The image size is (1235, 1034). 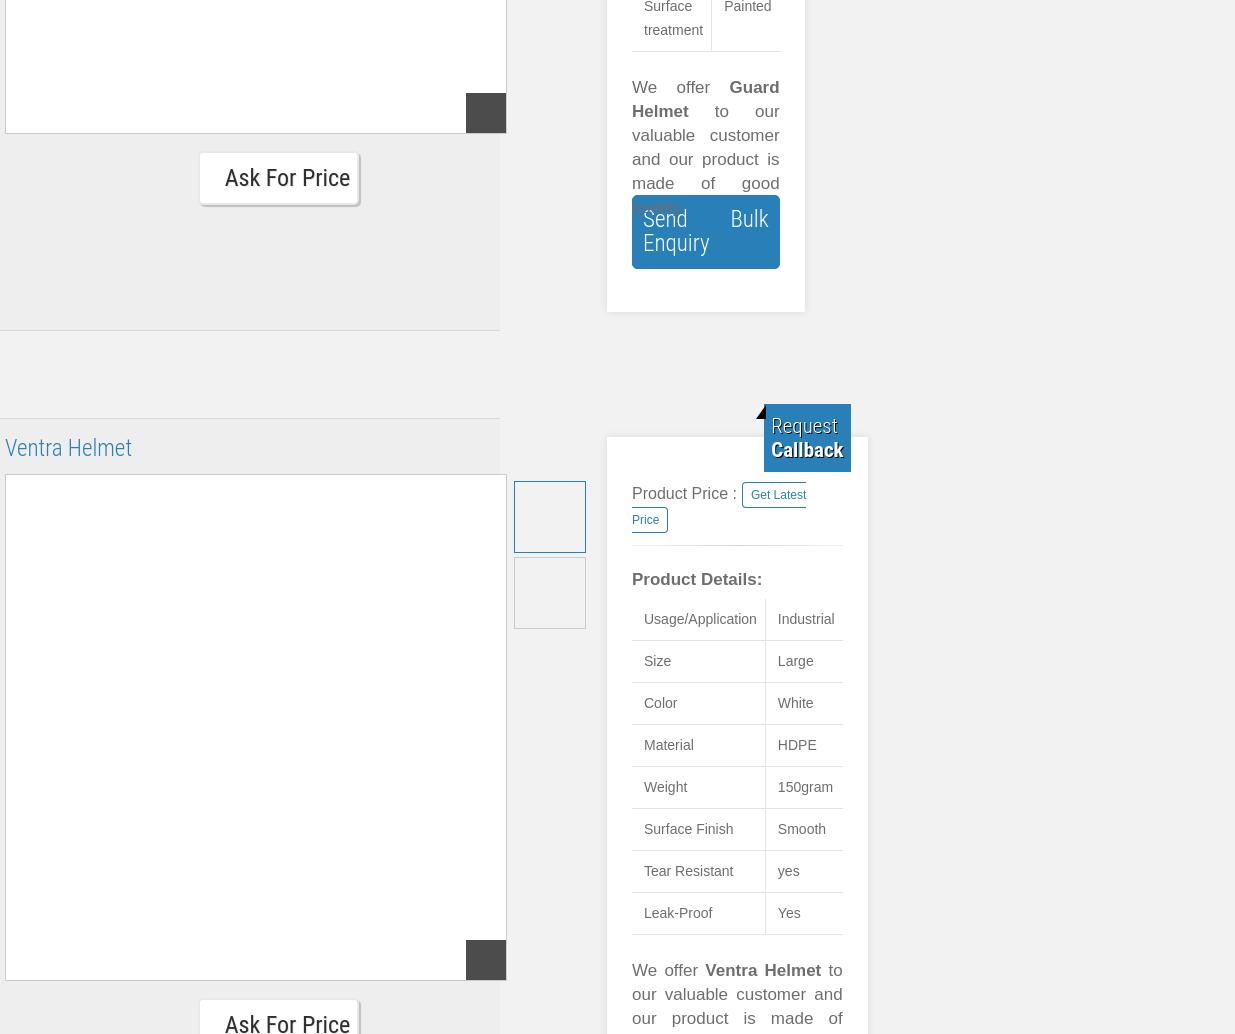 I want to click on '150gram', so click(x=804, y=785).